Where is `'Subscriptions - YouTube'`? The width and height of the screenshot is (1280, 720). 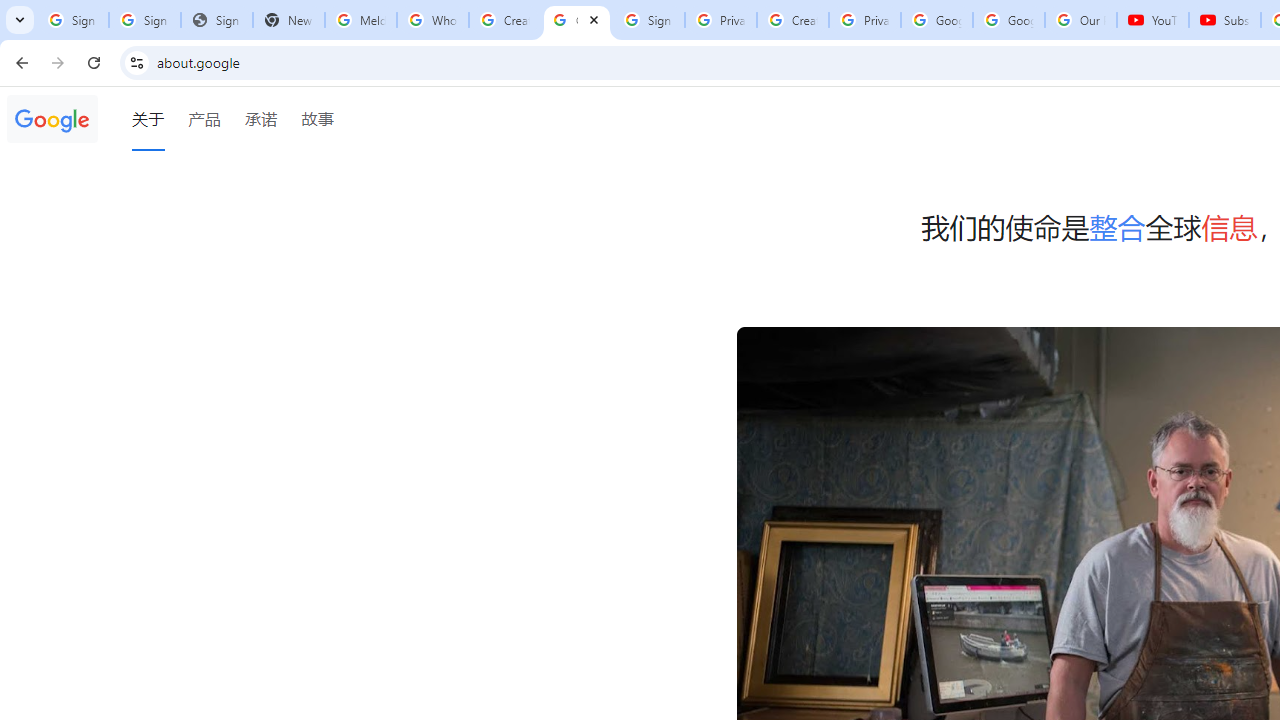
'Subscriptions - YouTube' is located at coordinates (1223, 20).